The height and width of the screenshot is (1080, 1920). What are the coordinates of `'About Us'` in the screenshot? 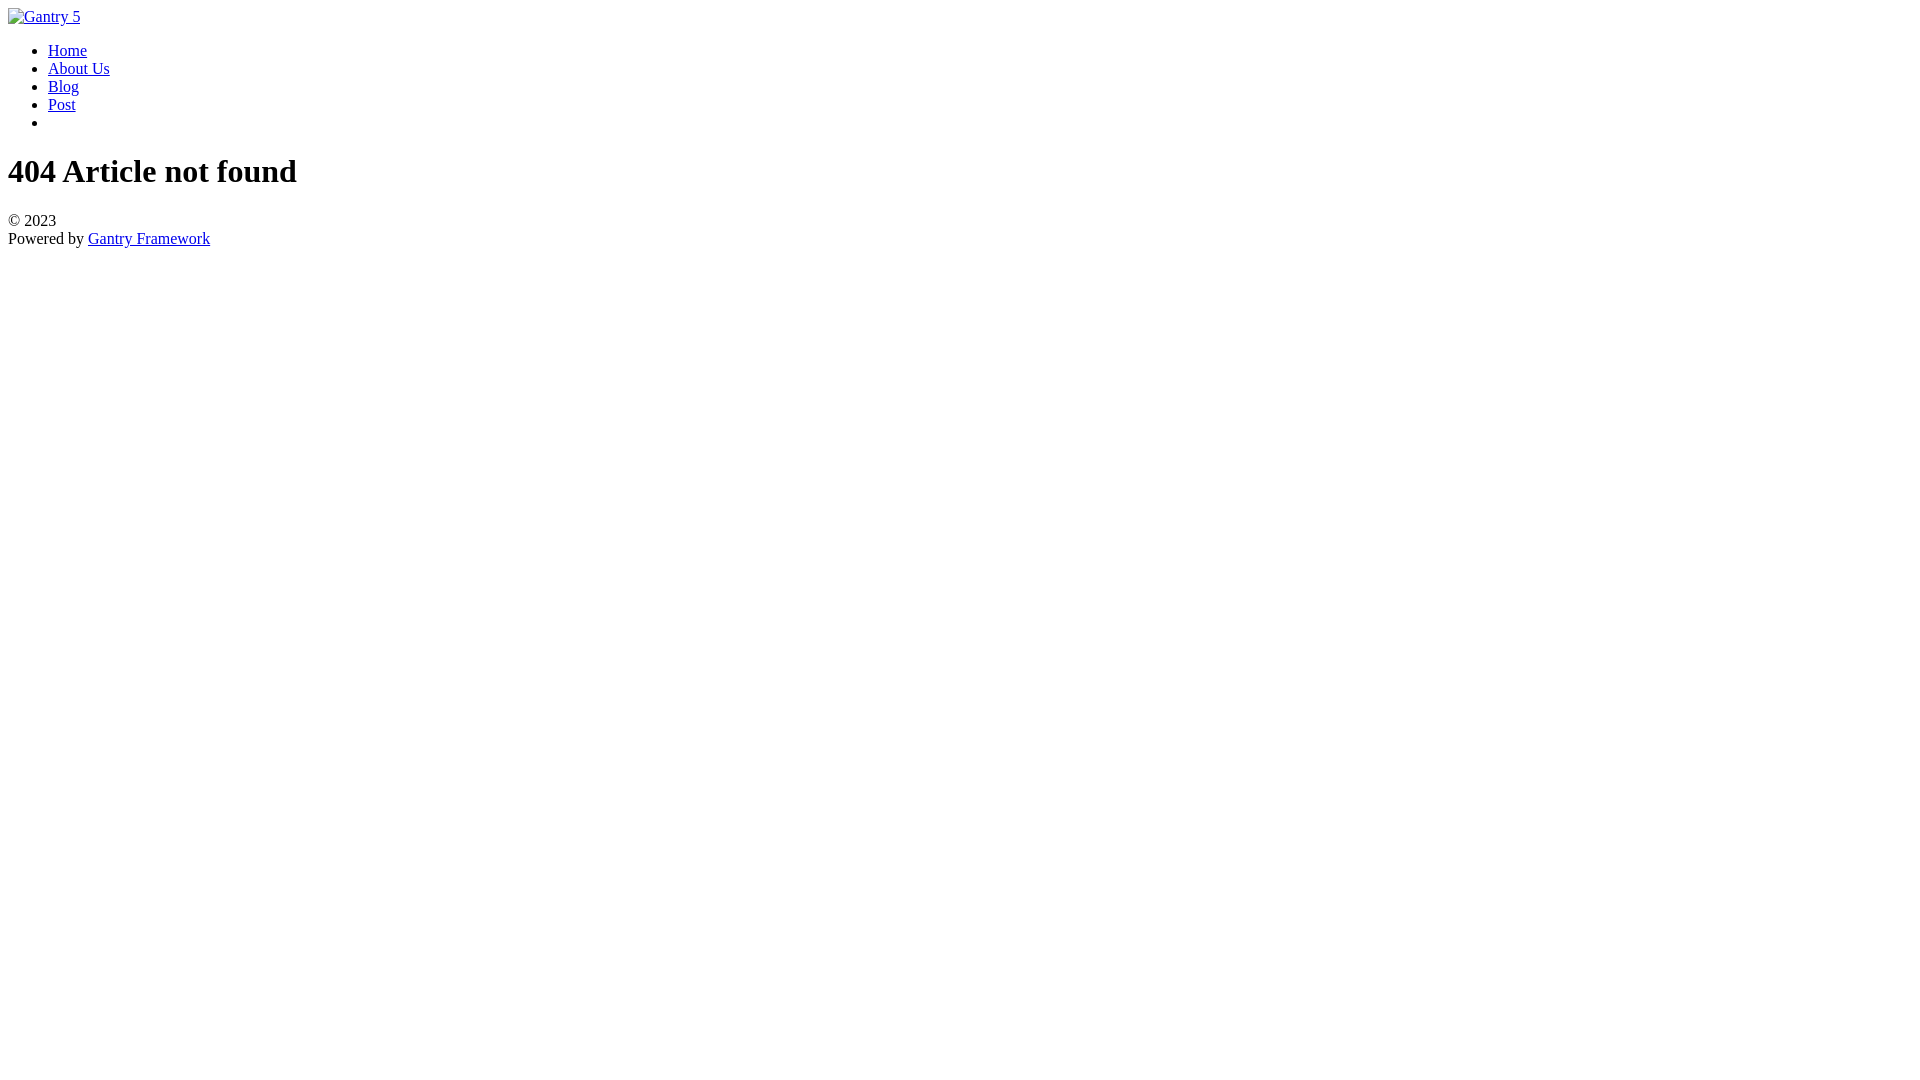 It's located at (78, 67).